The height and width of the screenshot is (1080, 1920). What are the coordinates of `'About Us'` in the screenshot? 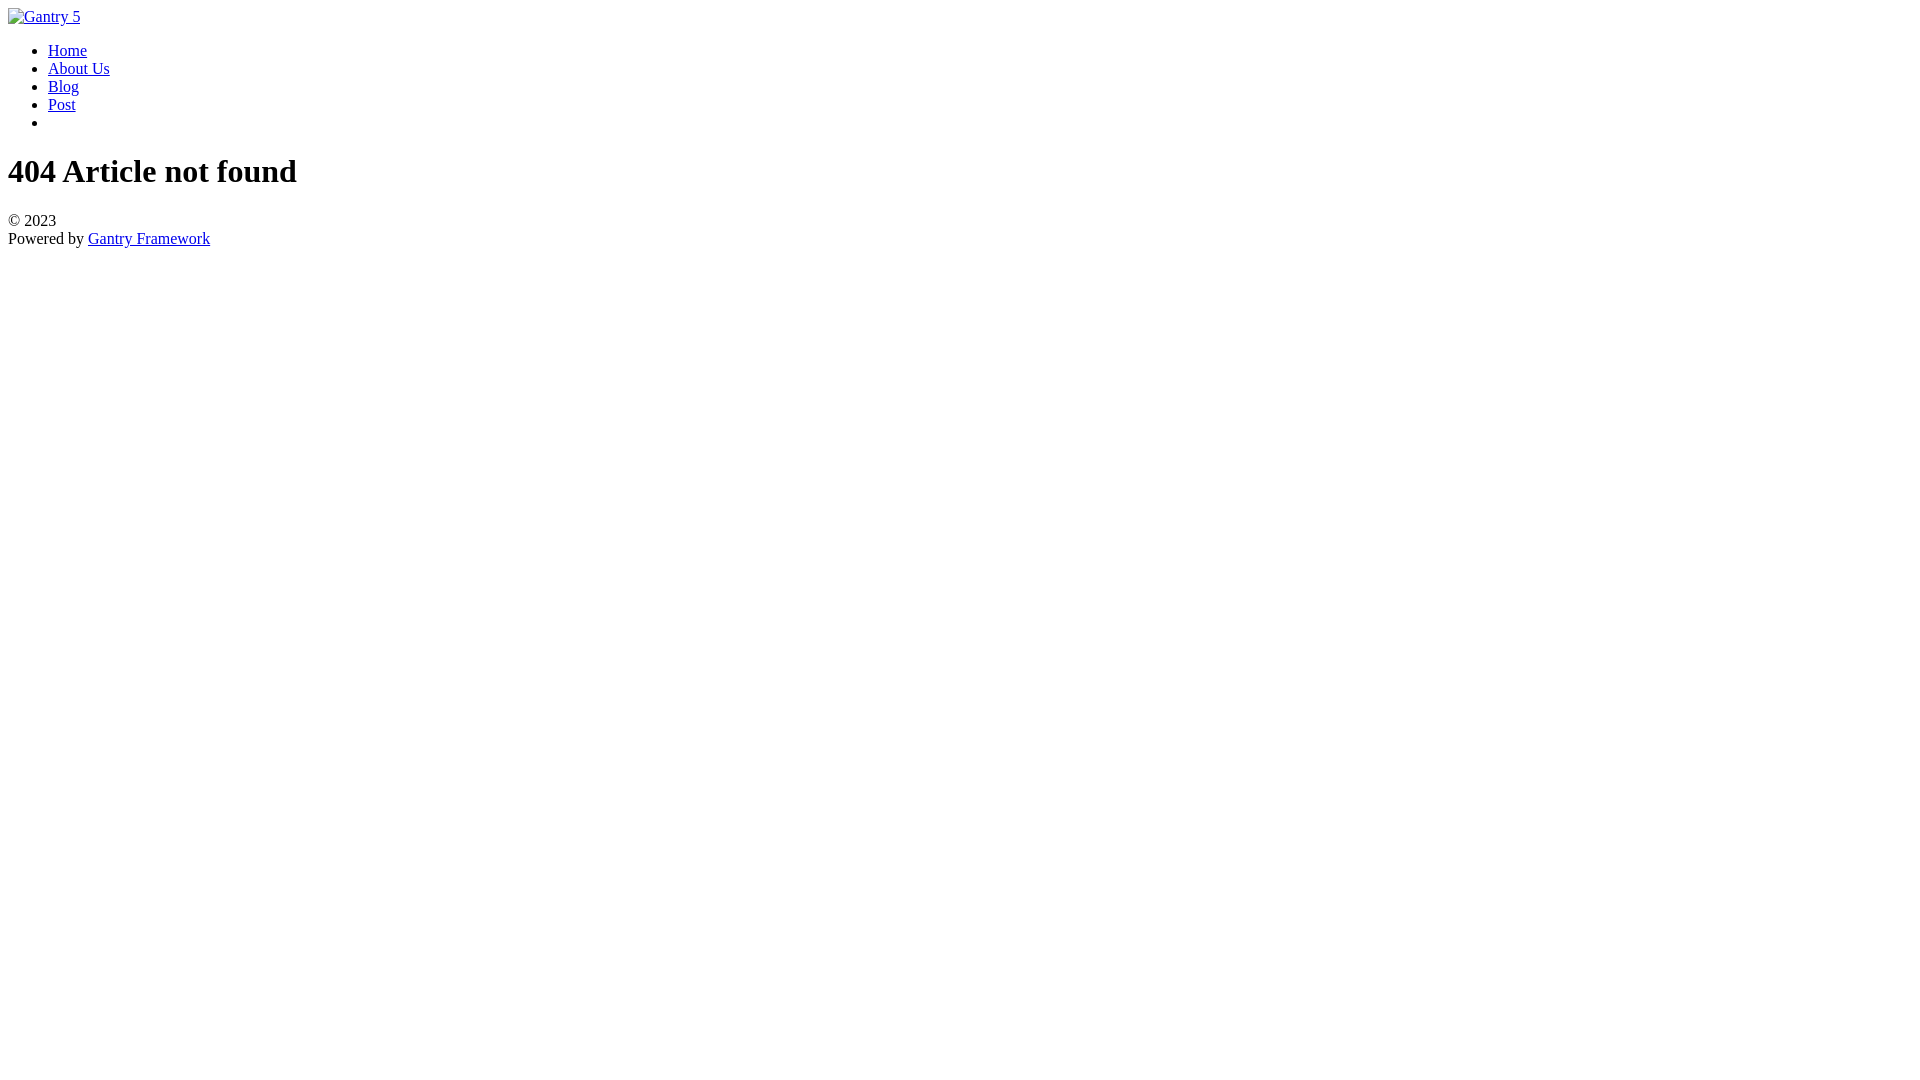 It's located at (78, 67).